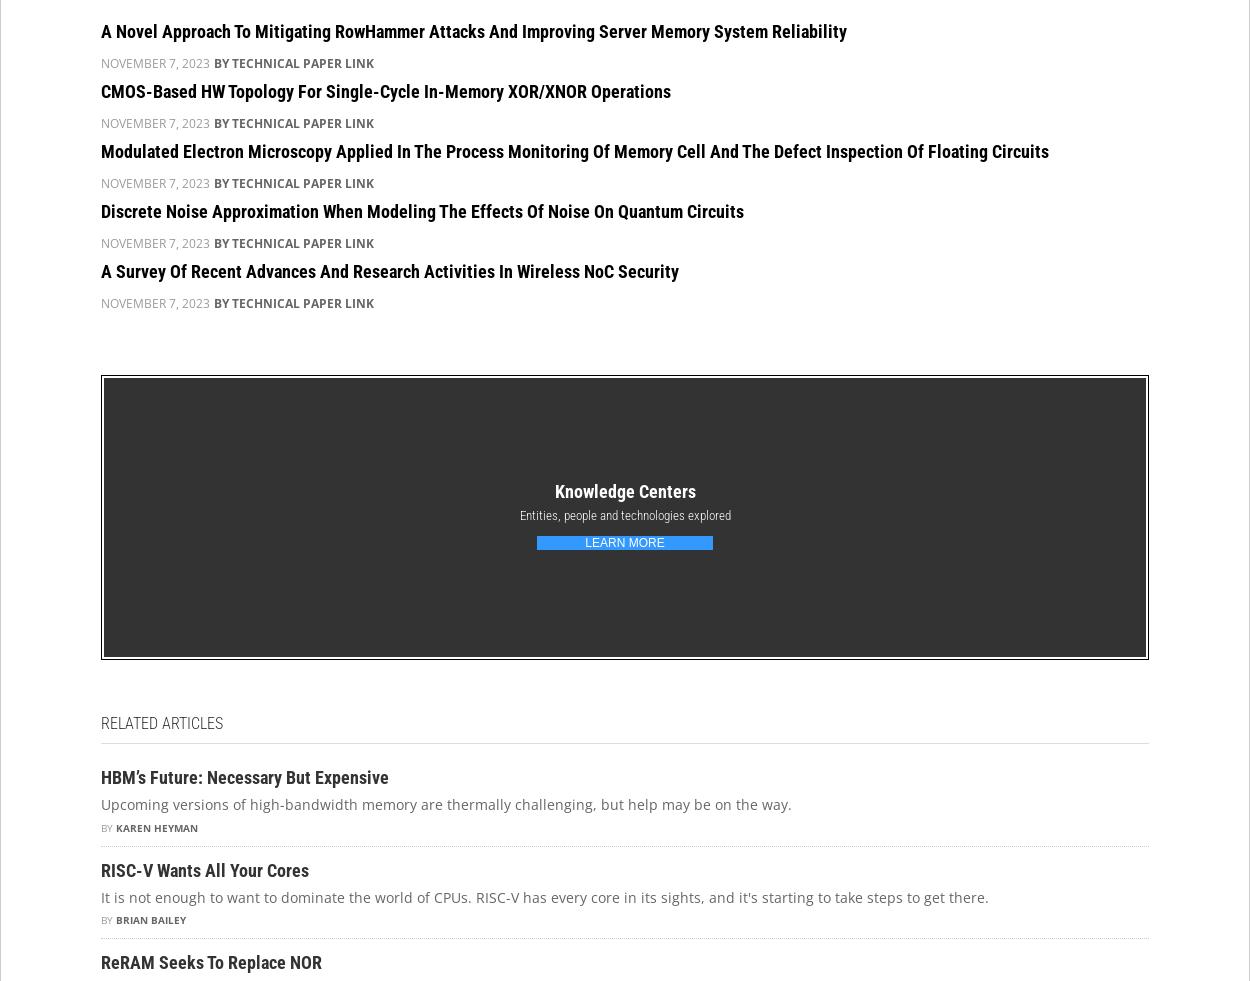  I want to click on 'Modulated Electron Microscopy Applied In The Process Monitoring Of Memory Cell And The Defect Inspection Of Floating Circuits', so click(574, 149).